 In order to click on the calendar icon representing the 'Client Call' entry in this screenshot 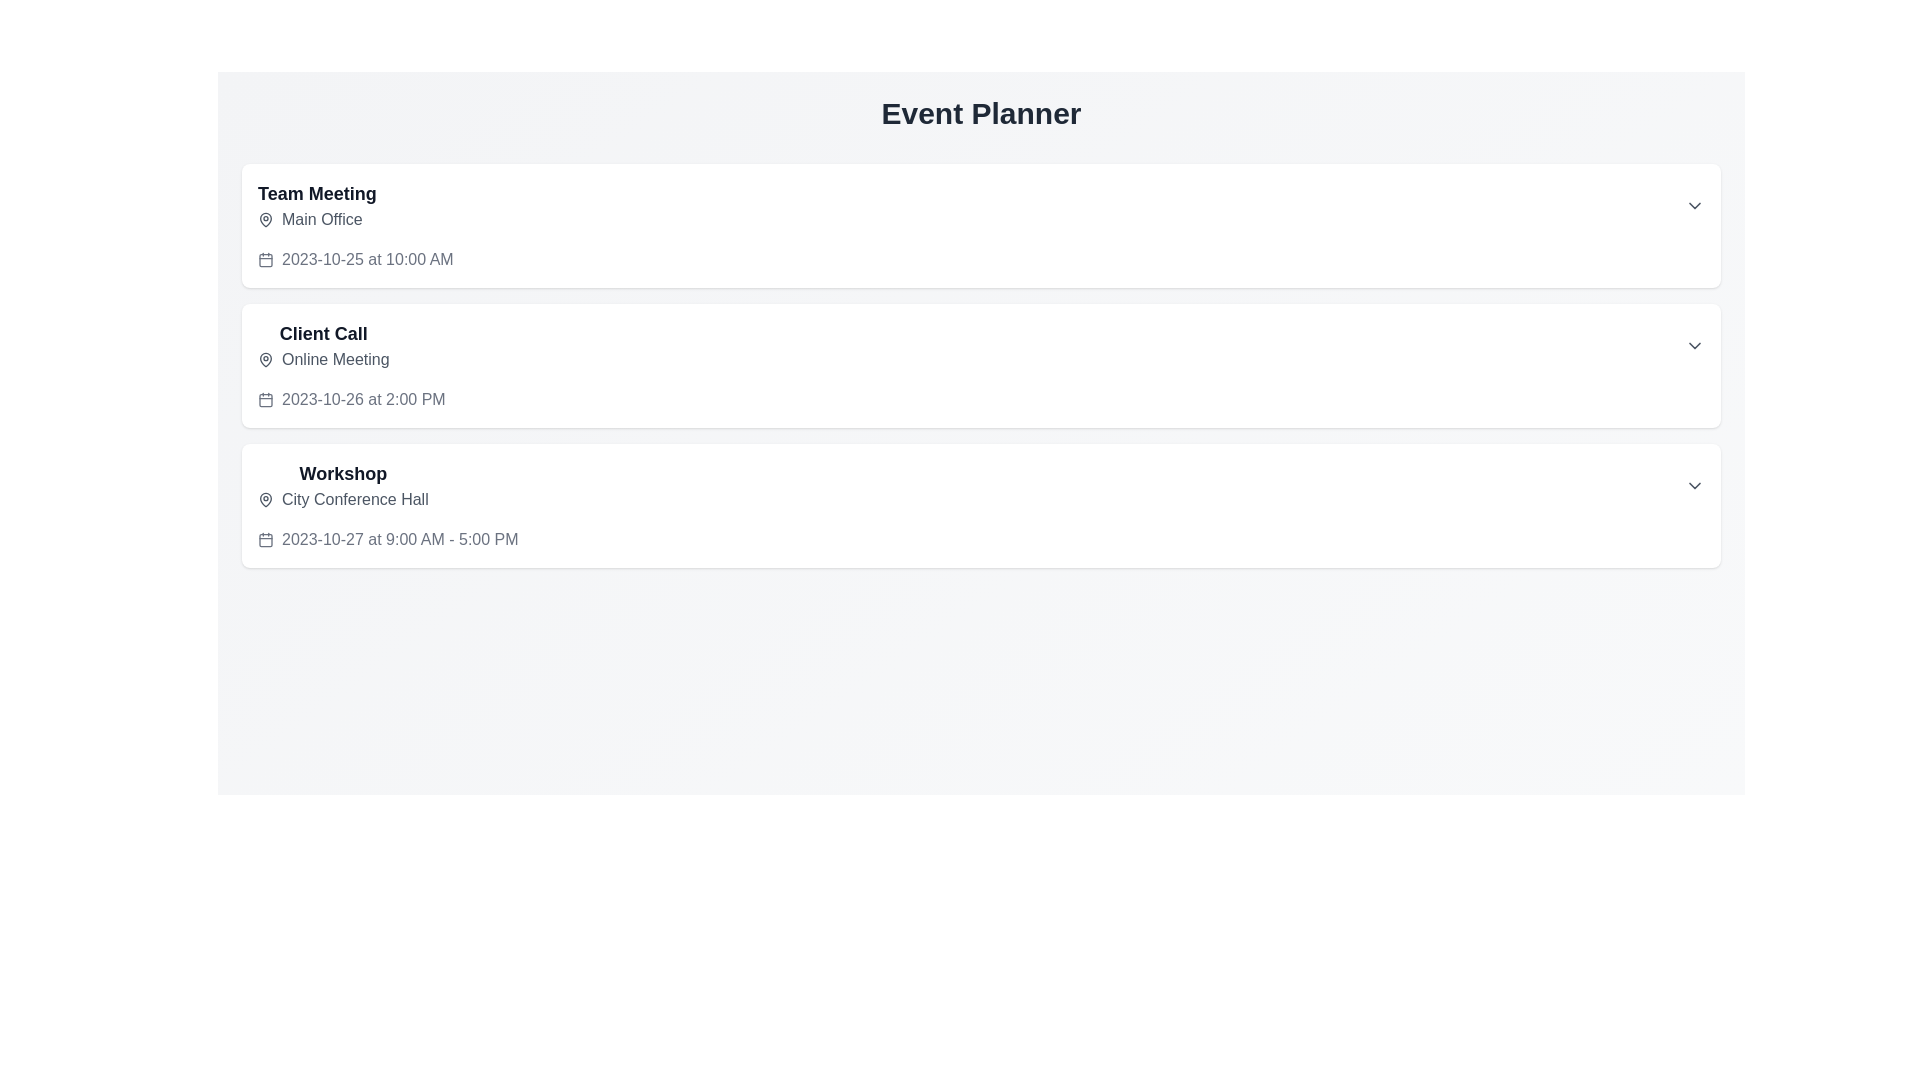, I will do `click(264, 400)`.